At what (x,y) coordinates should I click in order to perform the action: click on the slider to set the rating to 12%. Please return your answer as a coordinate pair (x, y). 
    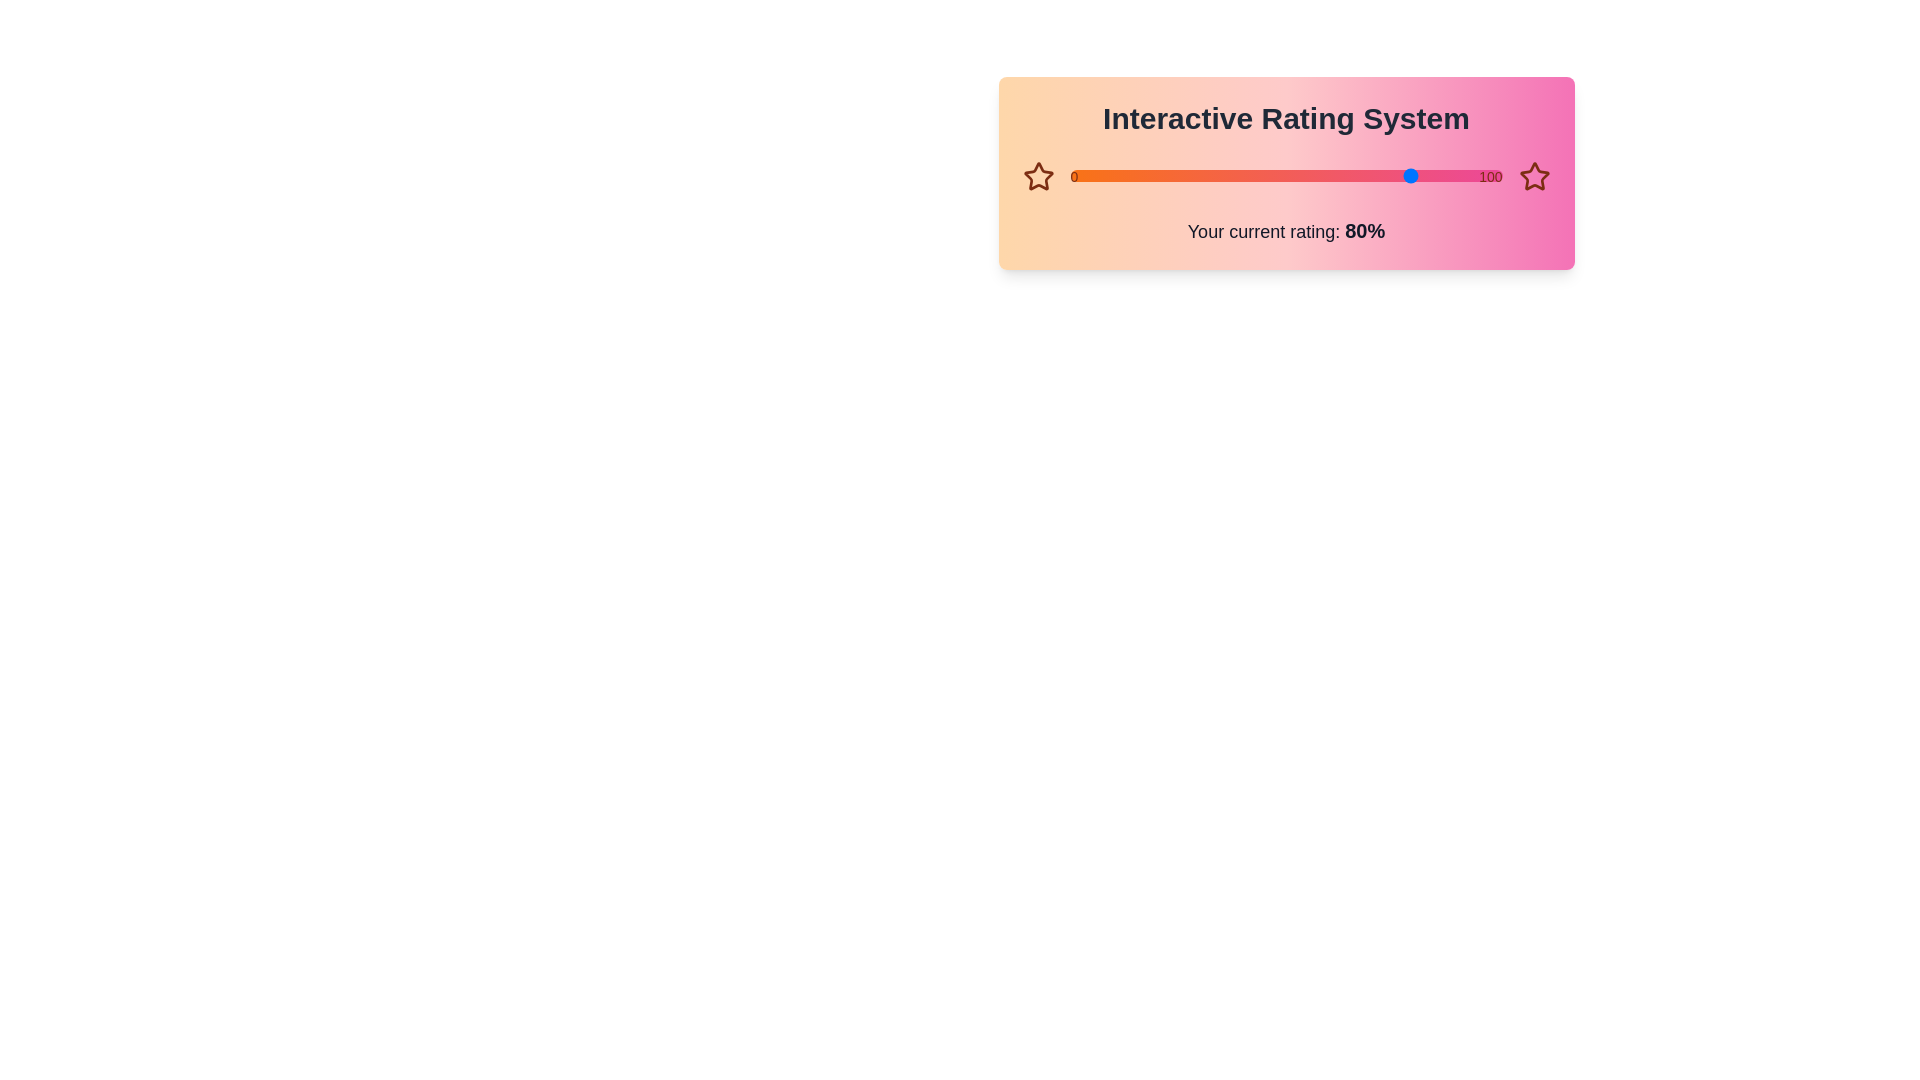
    Looking at the image, I should click on (1069, 175).